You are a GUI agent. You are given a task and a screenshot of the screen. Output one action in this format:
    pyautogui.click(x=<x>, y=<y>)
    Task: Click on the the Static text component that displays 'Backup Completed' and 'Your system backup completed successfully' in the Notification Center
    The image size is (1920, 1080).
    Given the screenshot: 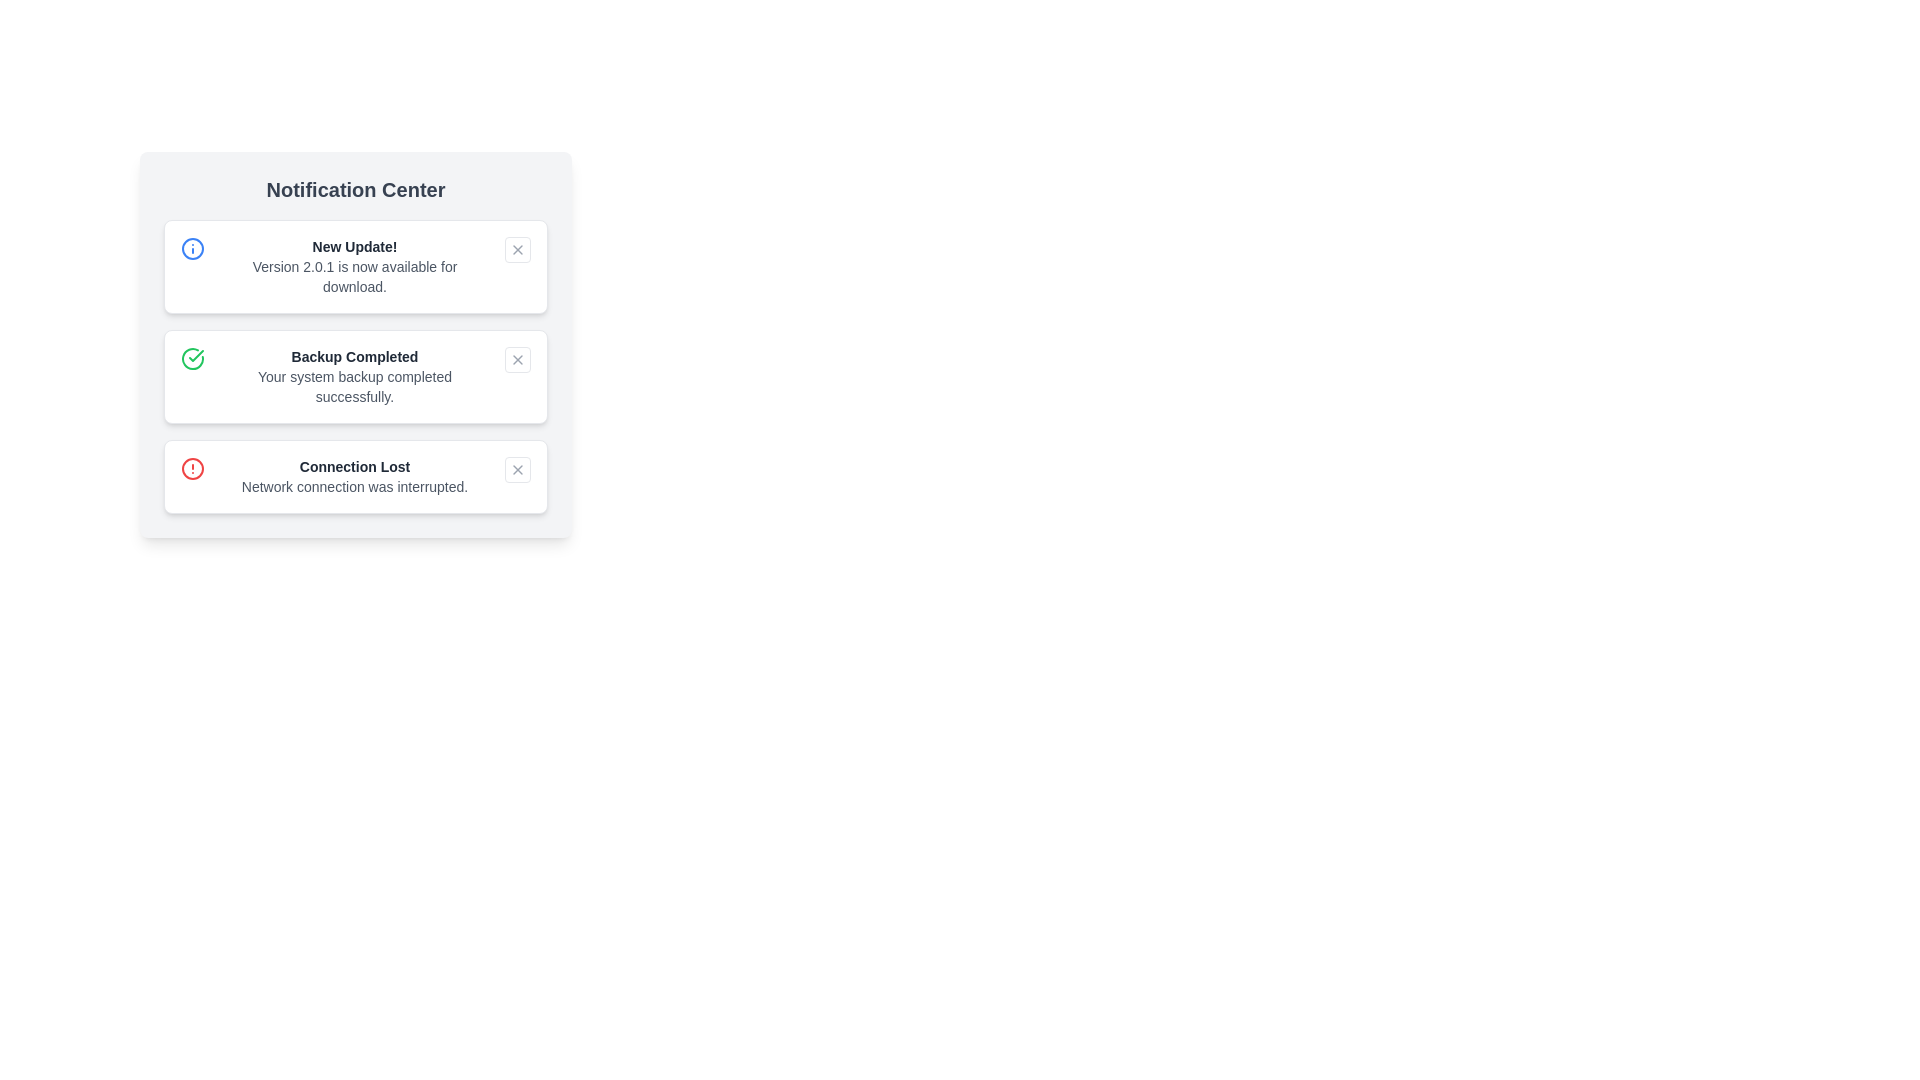 What is the action you would take?
    pyautogui.click(x=355, y=377)
    